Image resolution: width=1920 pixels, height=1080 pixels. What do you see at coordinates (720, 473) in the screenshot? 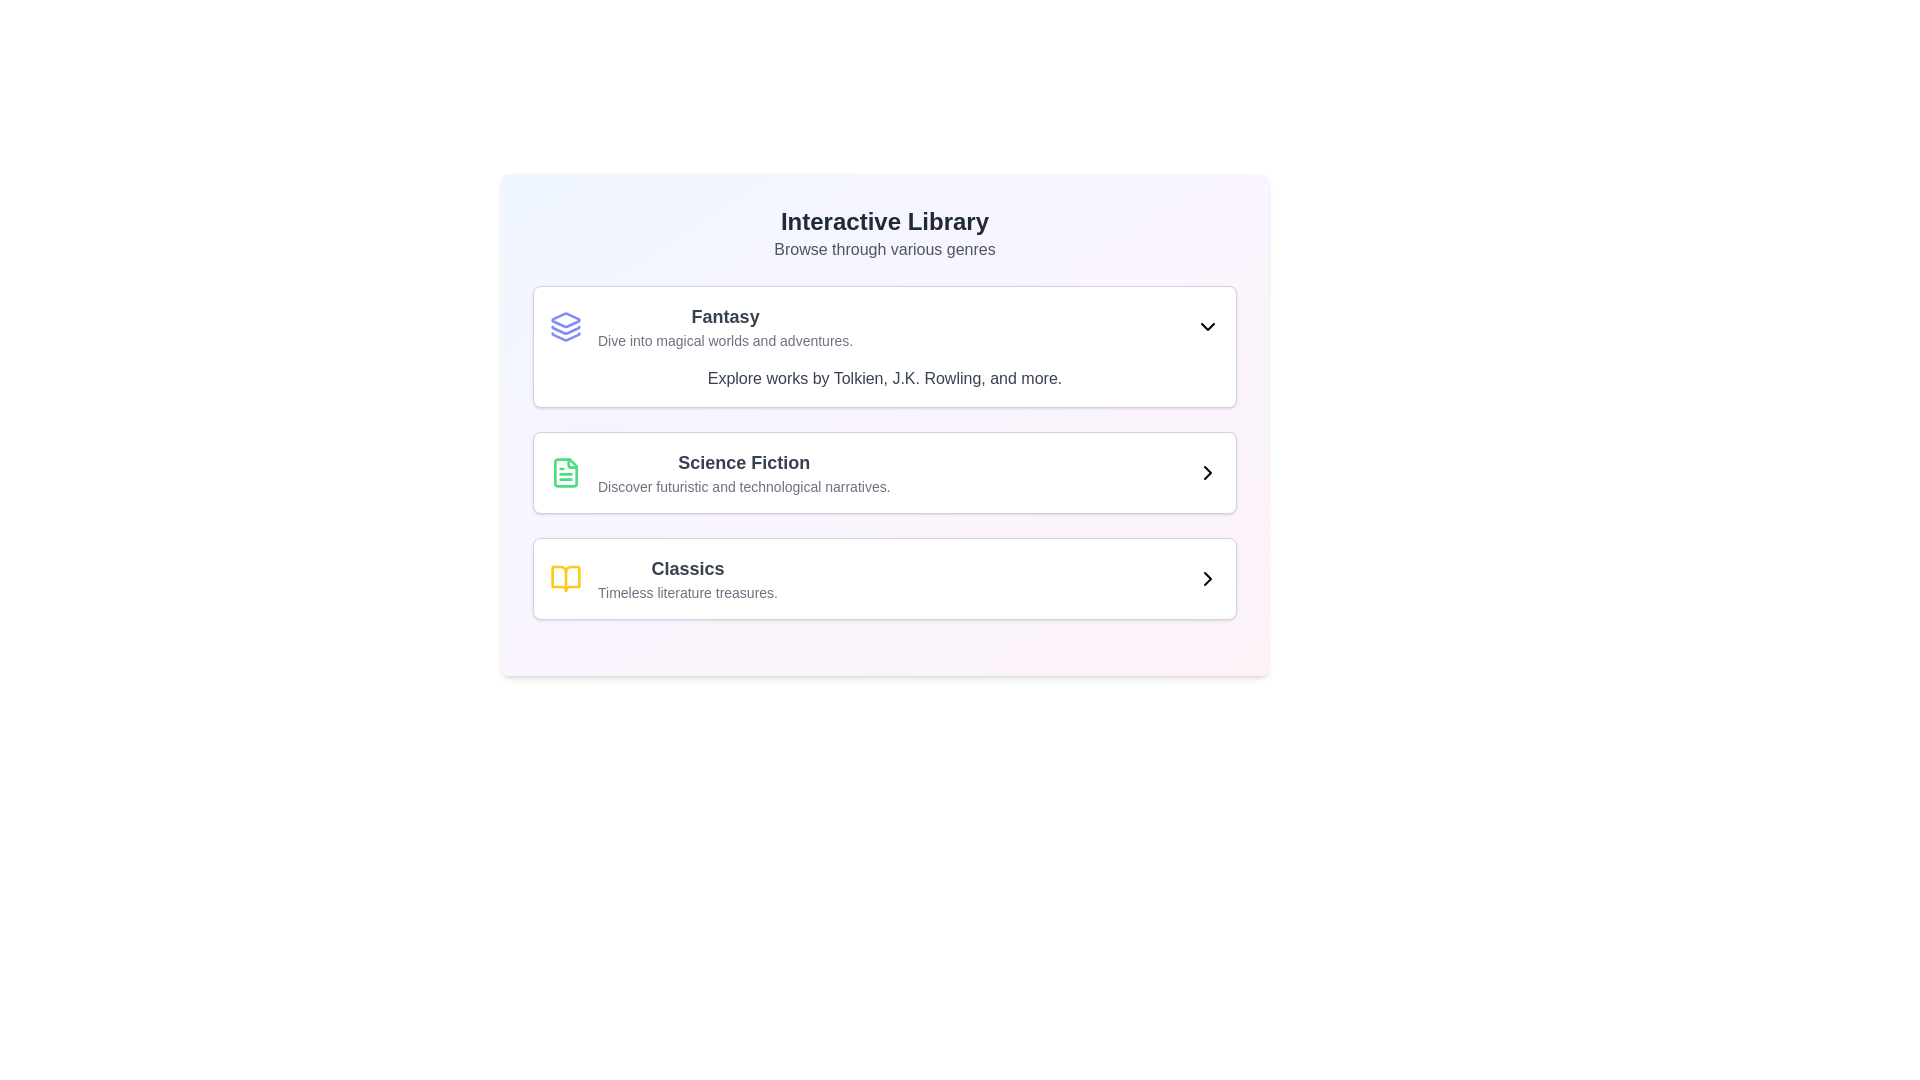
I see `the 'Science Fiction' category list item, which is the second entry in the vertical list of categories positioned between 'Fantasy' and 'Classics'` at bounding box center [720, 473].